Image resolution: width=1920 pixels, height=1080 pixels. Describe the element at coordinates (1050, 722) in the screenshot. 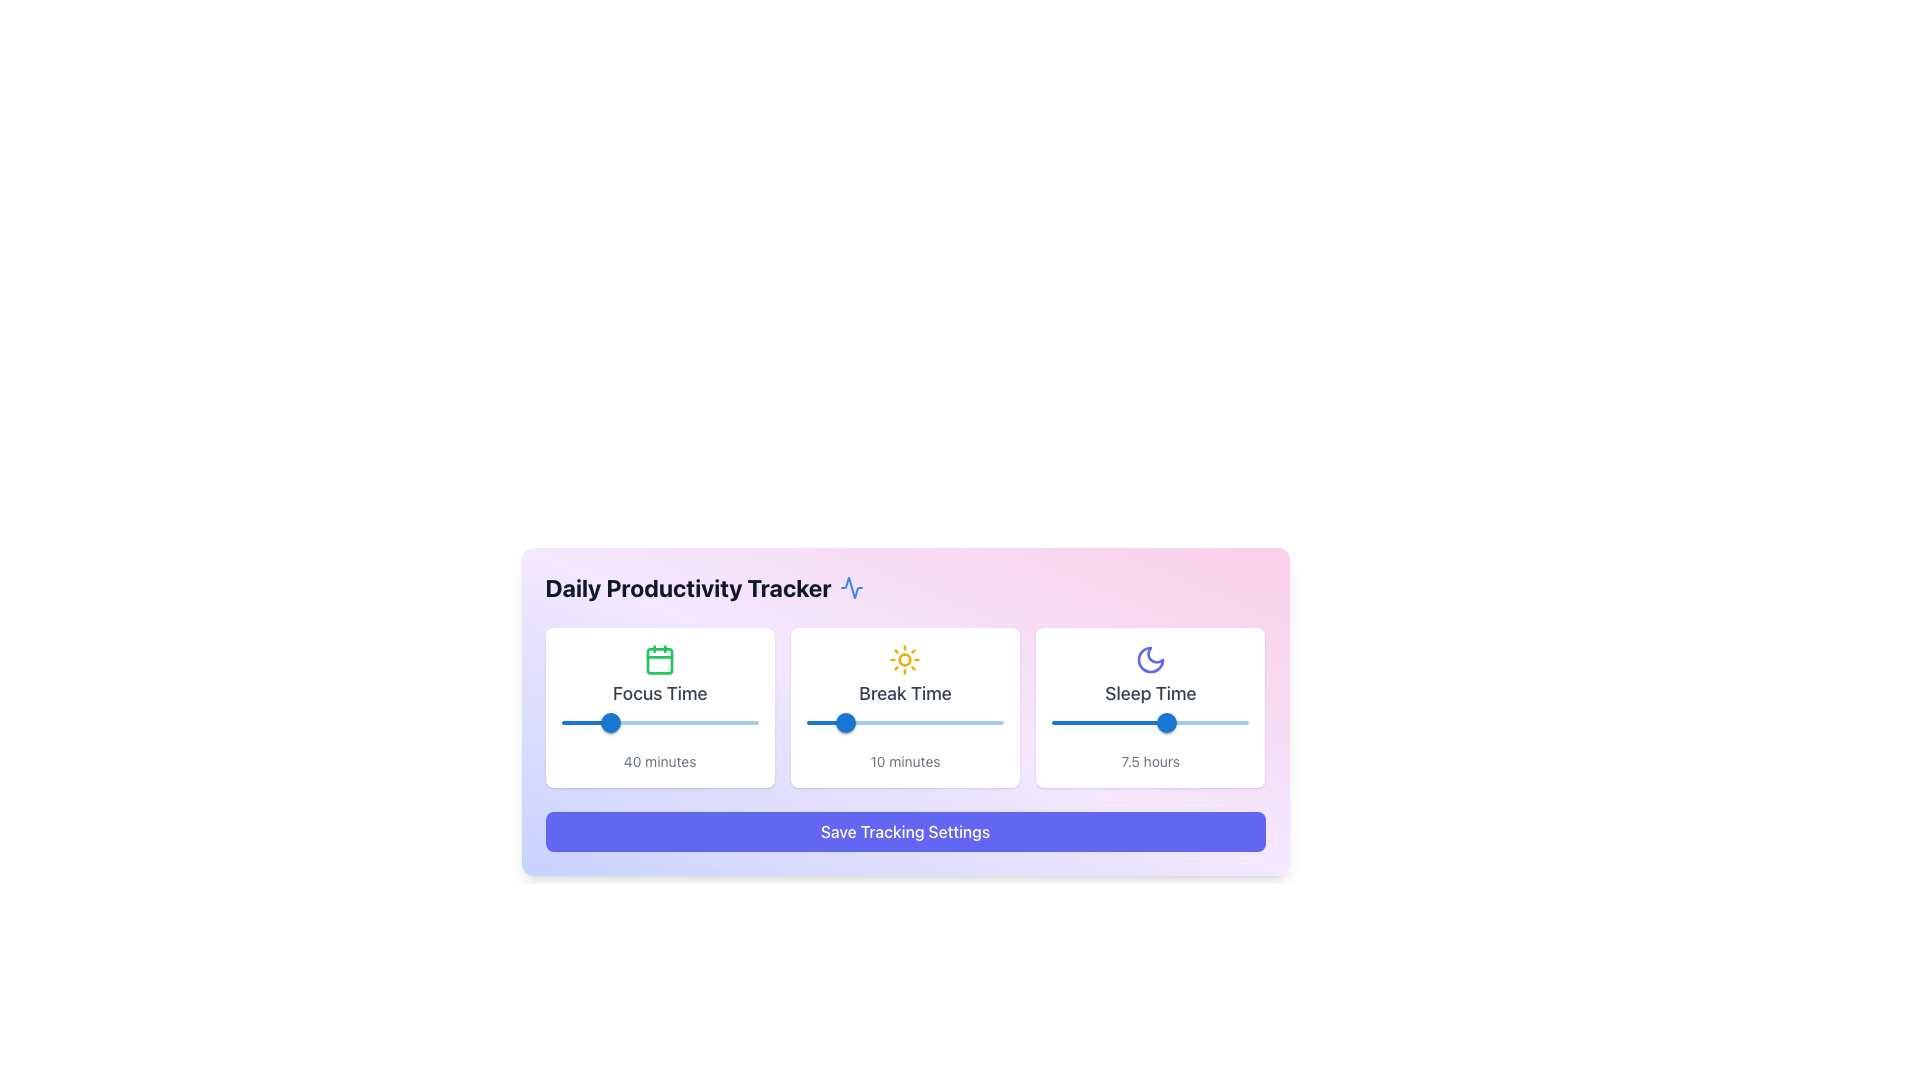

I see `the sleep time slider` at that location.